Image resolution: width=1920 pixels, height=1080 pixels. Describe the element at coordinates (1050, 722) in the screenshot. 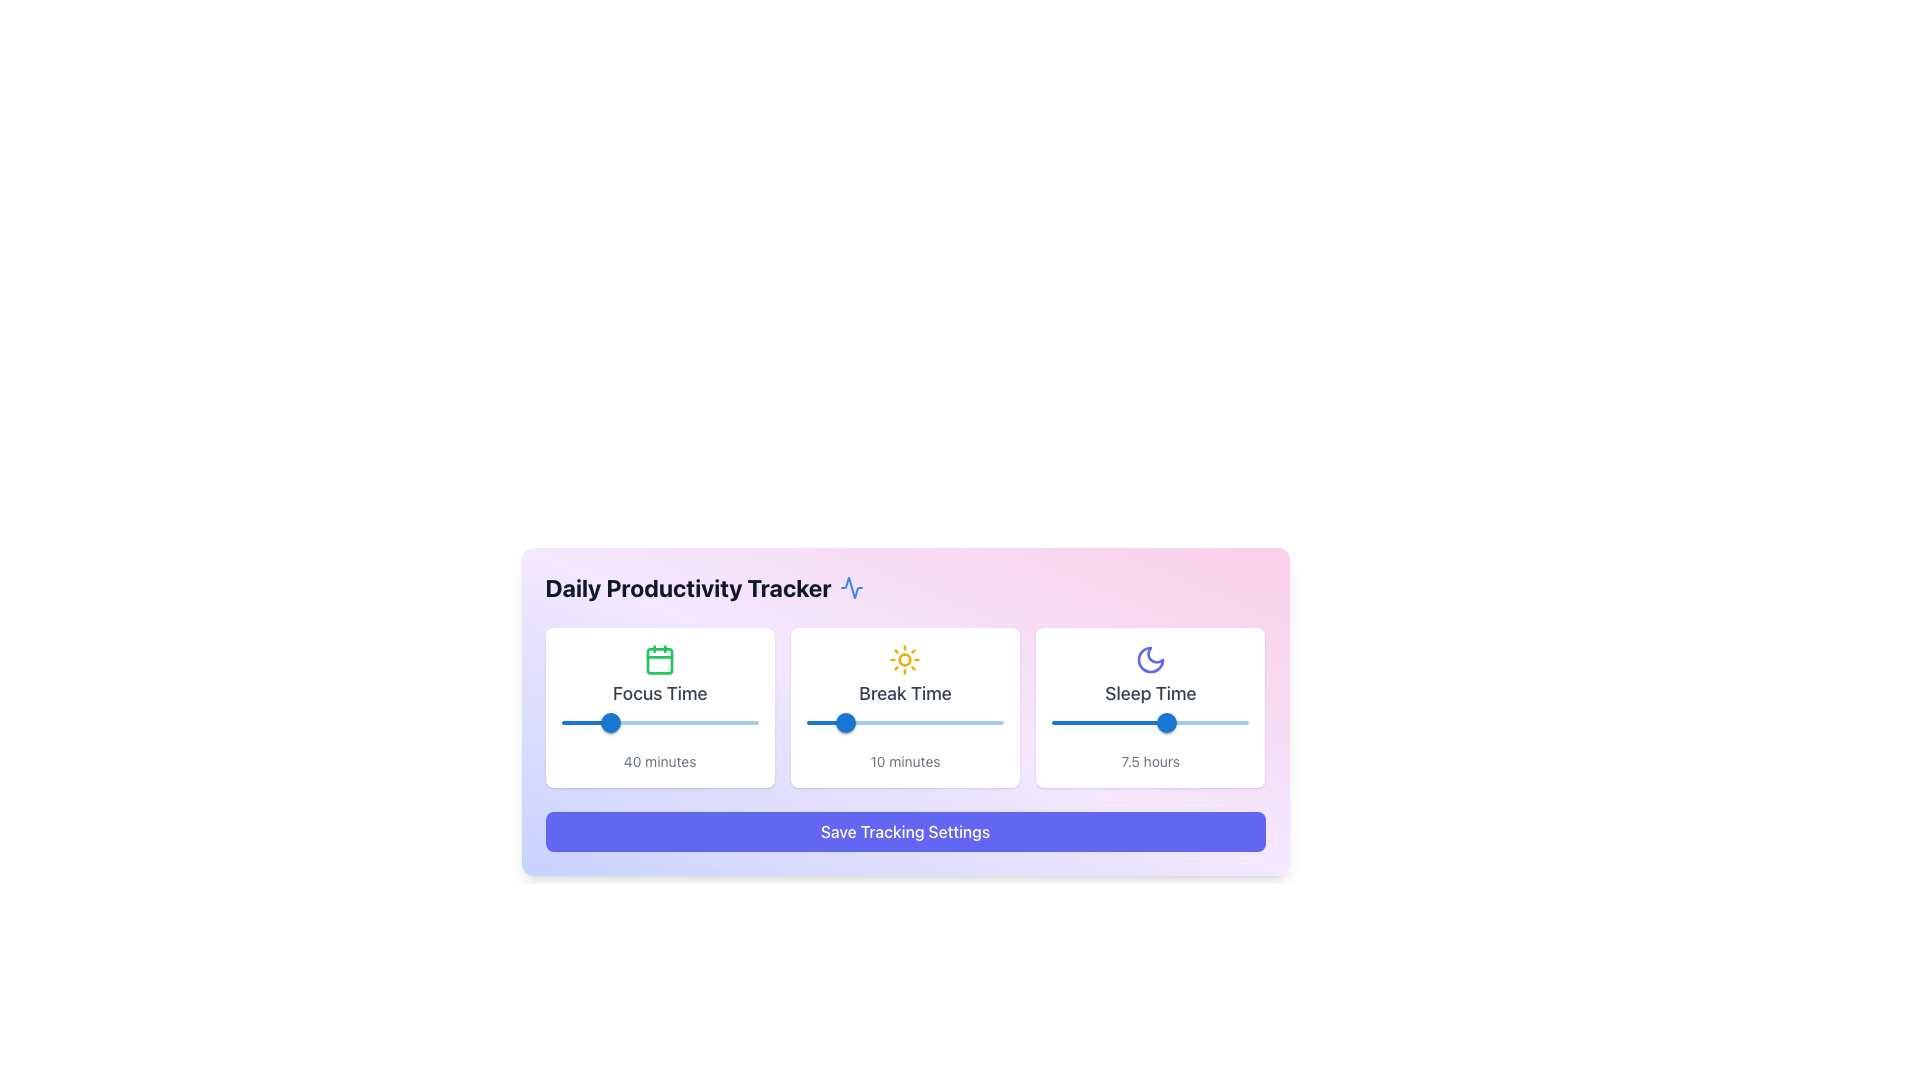

I see `the sleep time slider` at that location.